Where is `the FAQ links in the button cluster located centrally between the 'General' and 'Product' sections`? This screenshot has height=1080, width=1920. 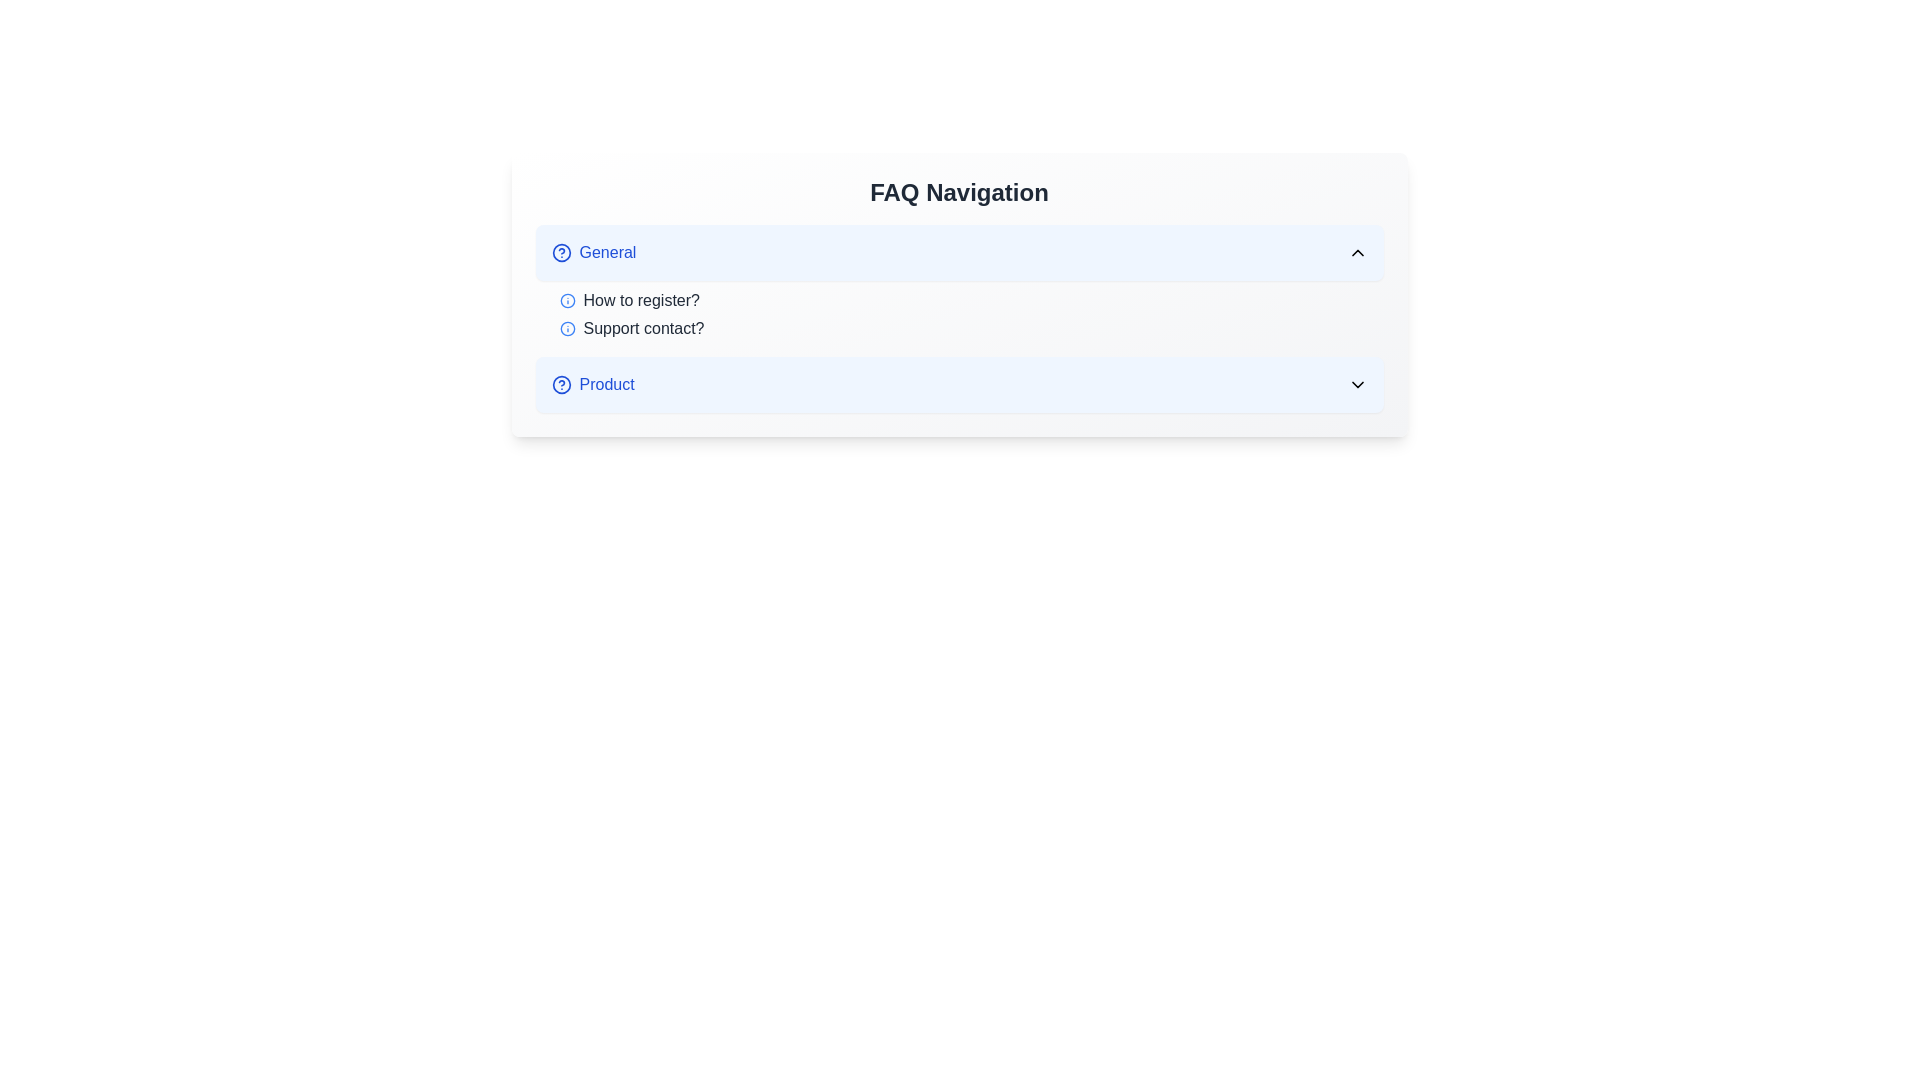 the FAQ links in the button cluster located centrally between the 'General' and 'Product' sections is located at coordinates (958, 294).